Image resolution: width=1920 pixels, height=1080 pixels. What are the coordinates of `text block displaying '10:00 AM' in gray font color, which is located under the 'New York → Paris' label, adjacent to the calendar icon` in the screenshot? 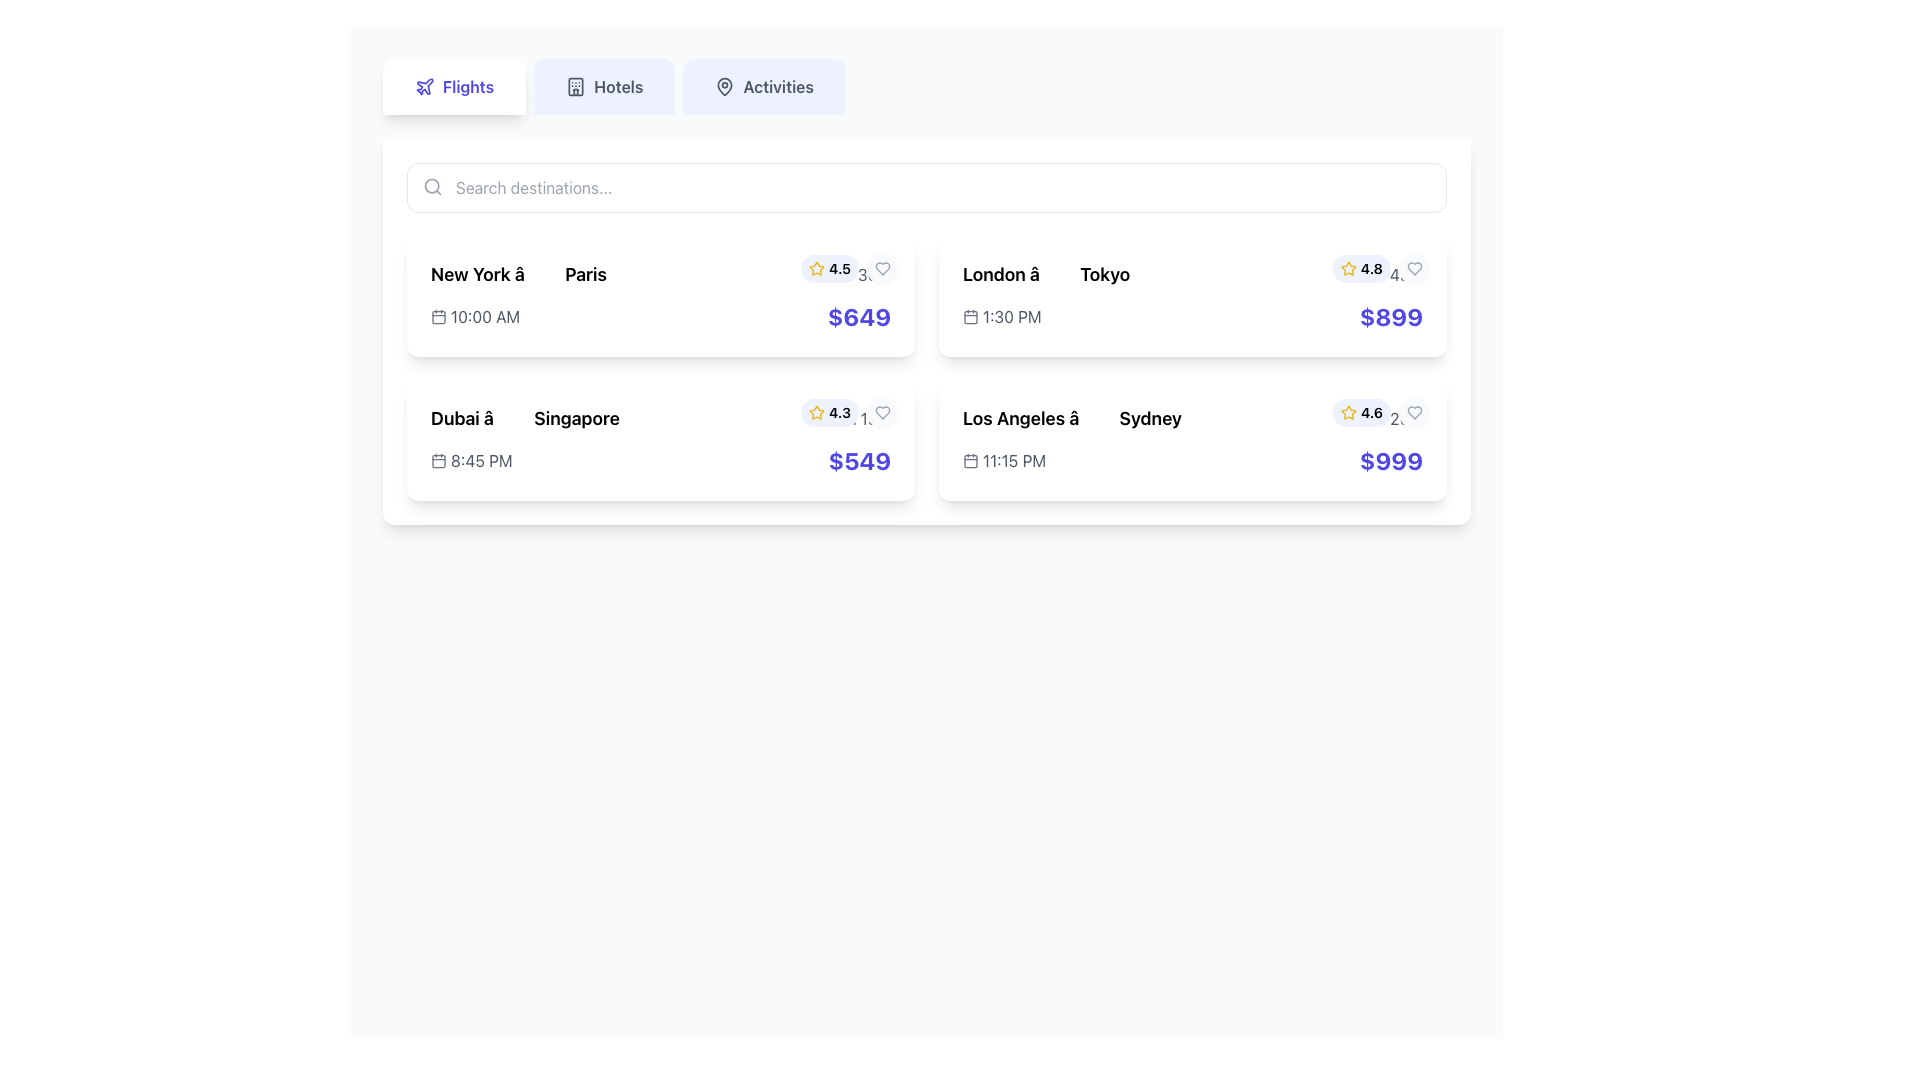 It's located at (485, 315).